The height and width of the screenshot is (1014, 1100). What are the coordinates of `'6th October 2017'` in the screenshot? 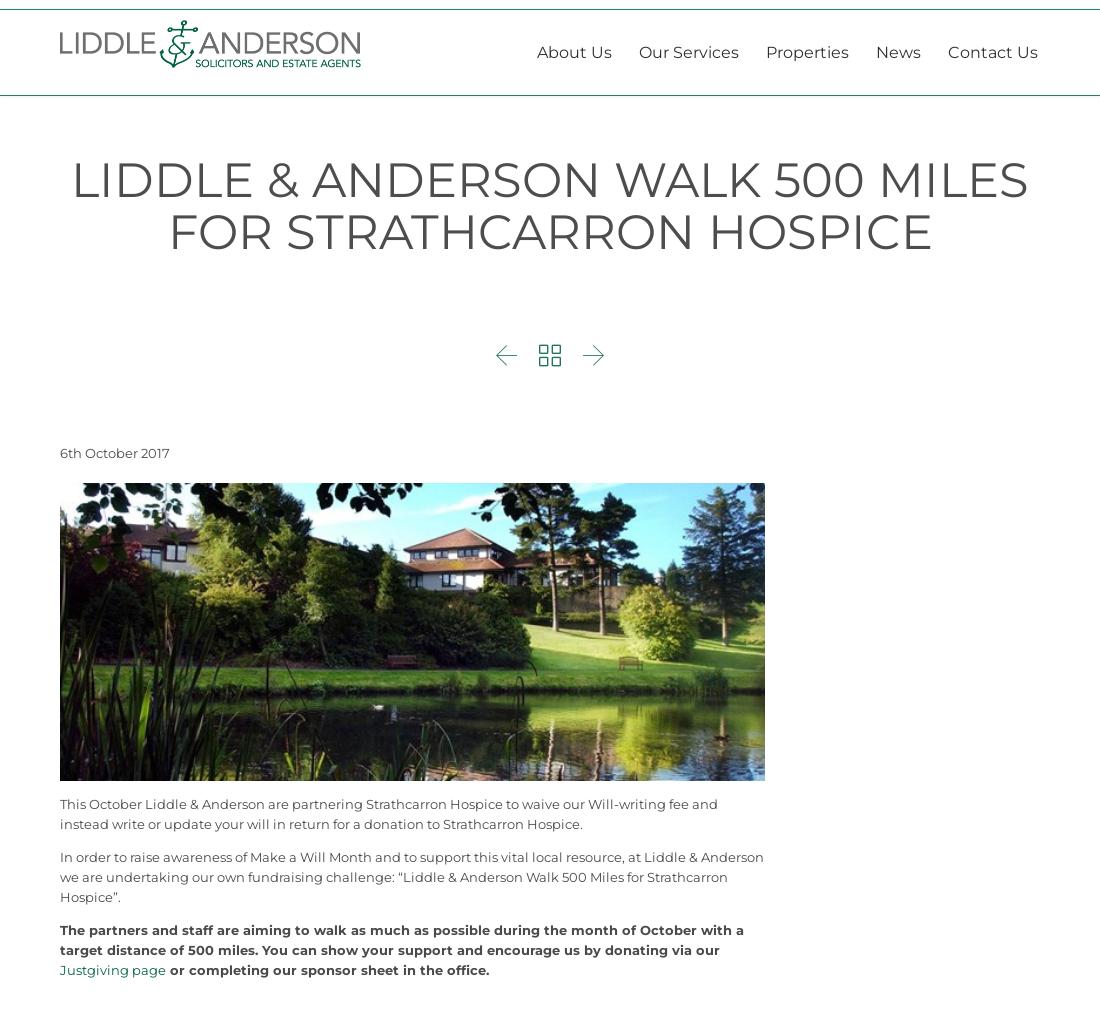 It's located at (114, 501).